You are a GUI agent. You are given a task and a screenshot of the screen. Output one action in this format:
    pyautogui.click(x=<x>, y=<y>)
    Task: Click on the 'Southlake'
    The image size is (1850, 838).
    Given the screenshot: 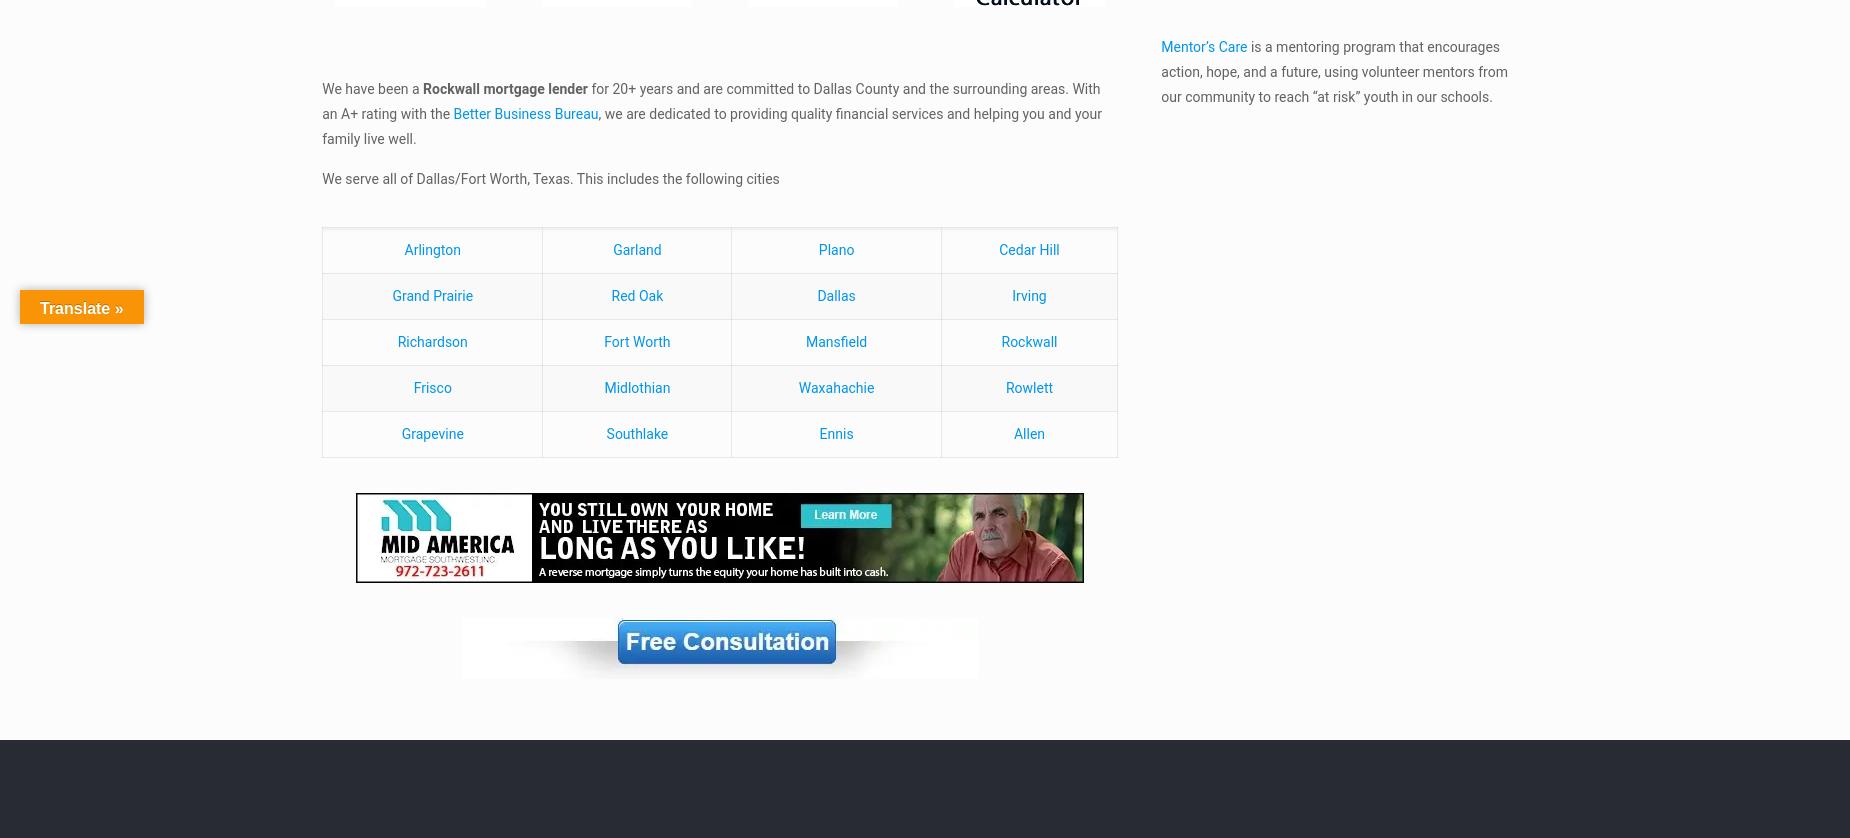 What is the action you would take?
    pyautogui.click(x=636, y=432)
    